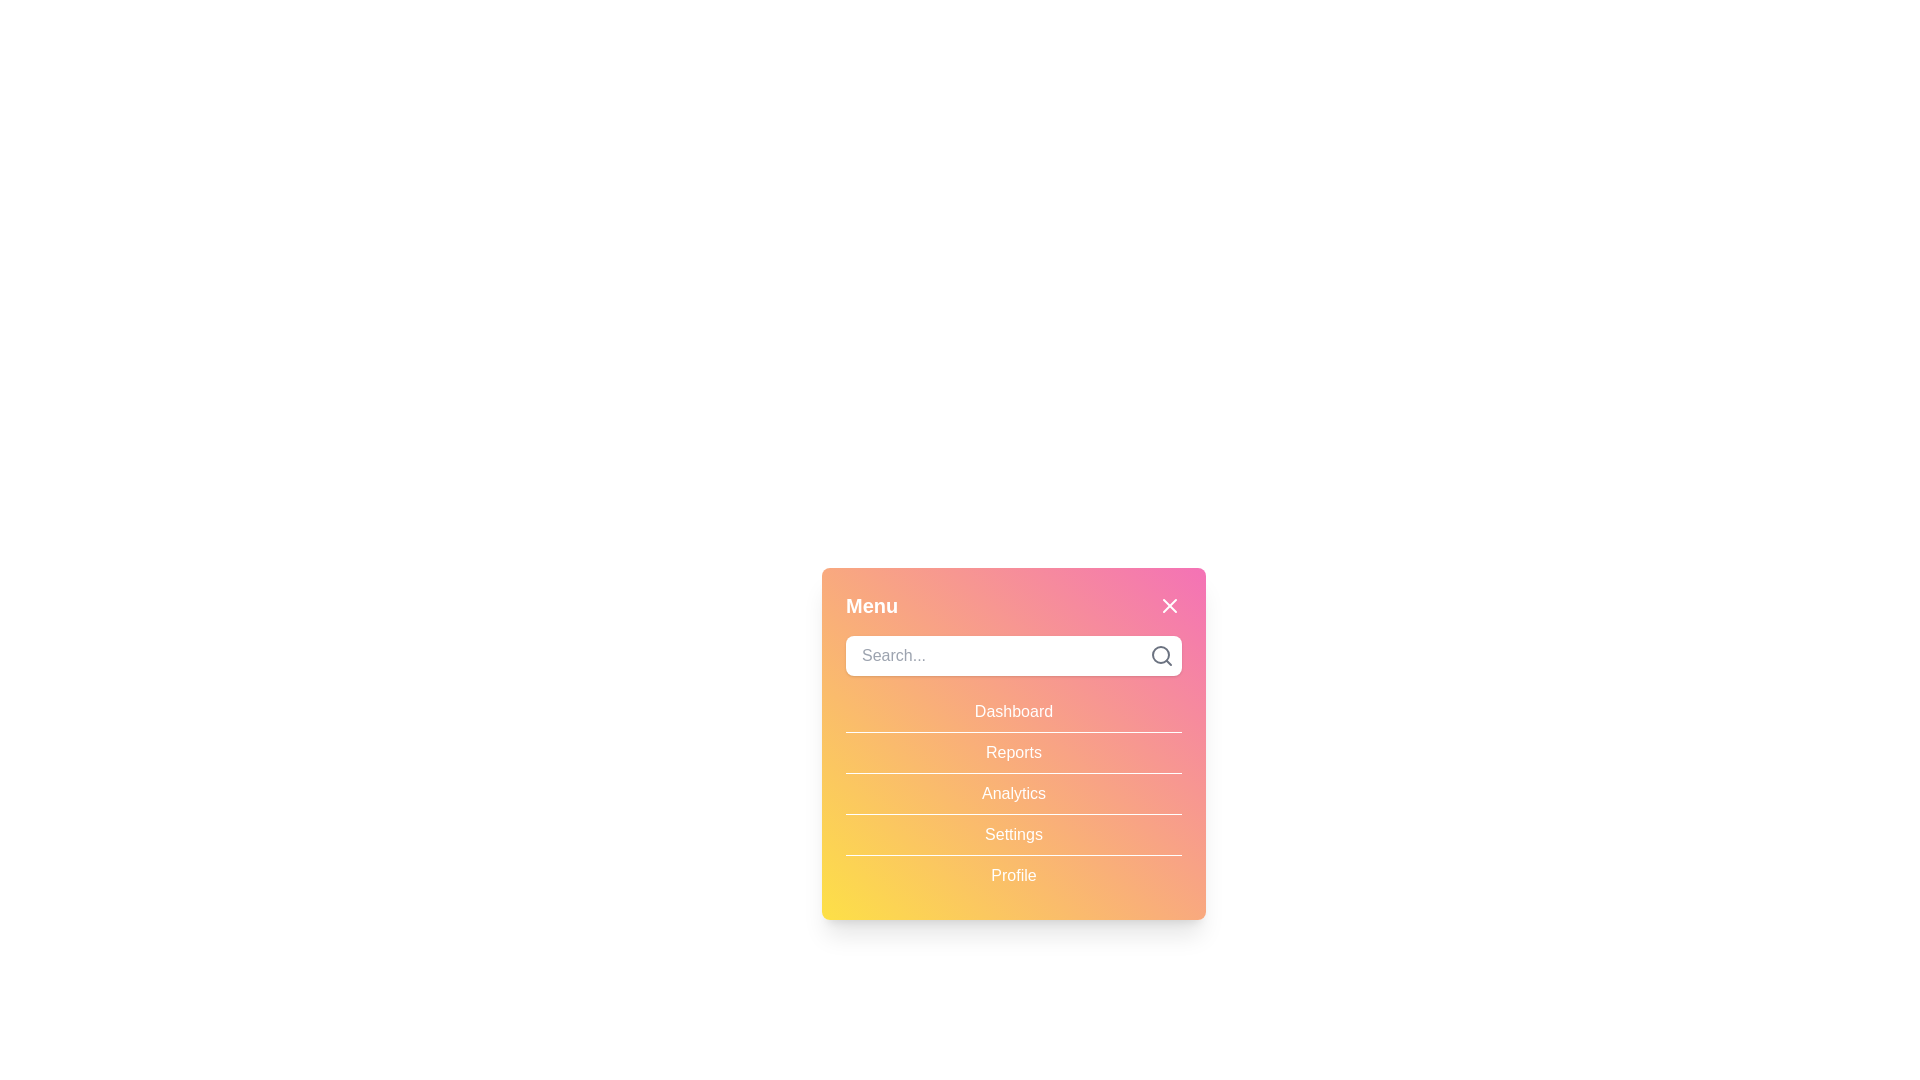  What do you see at coordinates (1170, 604) in the screenshot?
I see `the 'X' icon button to toggle the menu visibility` at bounding box center [1170, 604].